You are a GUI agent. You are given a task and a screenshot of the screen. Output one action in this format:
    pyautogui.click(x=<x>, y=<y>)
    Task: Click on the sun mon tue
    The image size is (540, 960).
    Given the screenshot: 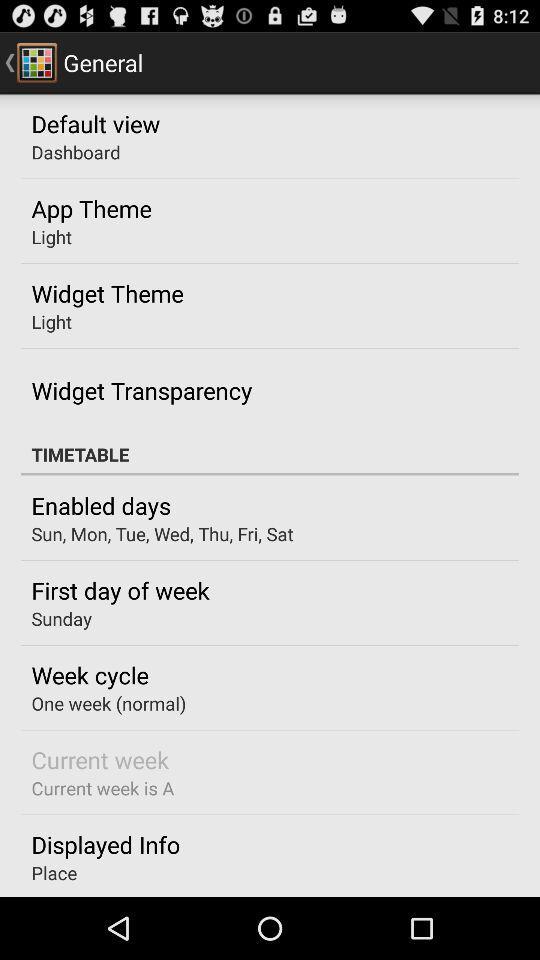 What is the action you would take?
    pyautogui.click(x=161, y=533)
    